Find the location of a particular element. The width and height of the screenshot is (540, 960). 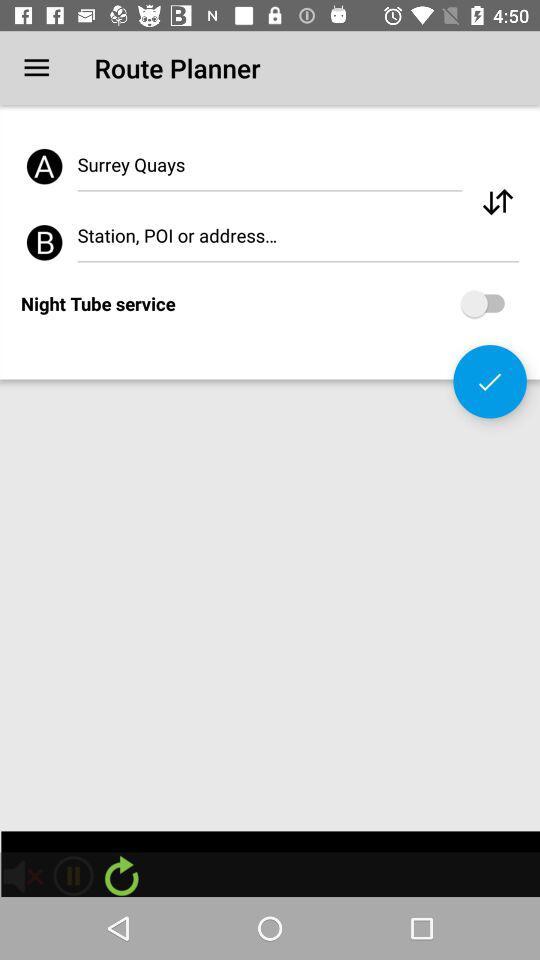

confirm is located at coordinates (489, 380).